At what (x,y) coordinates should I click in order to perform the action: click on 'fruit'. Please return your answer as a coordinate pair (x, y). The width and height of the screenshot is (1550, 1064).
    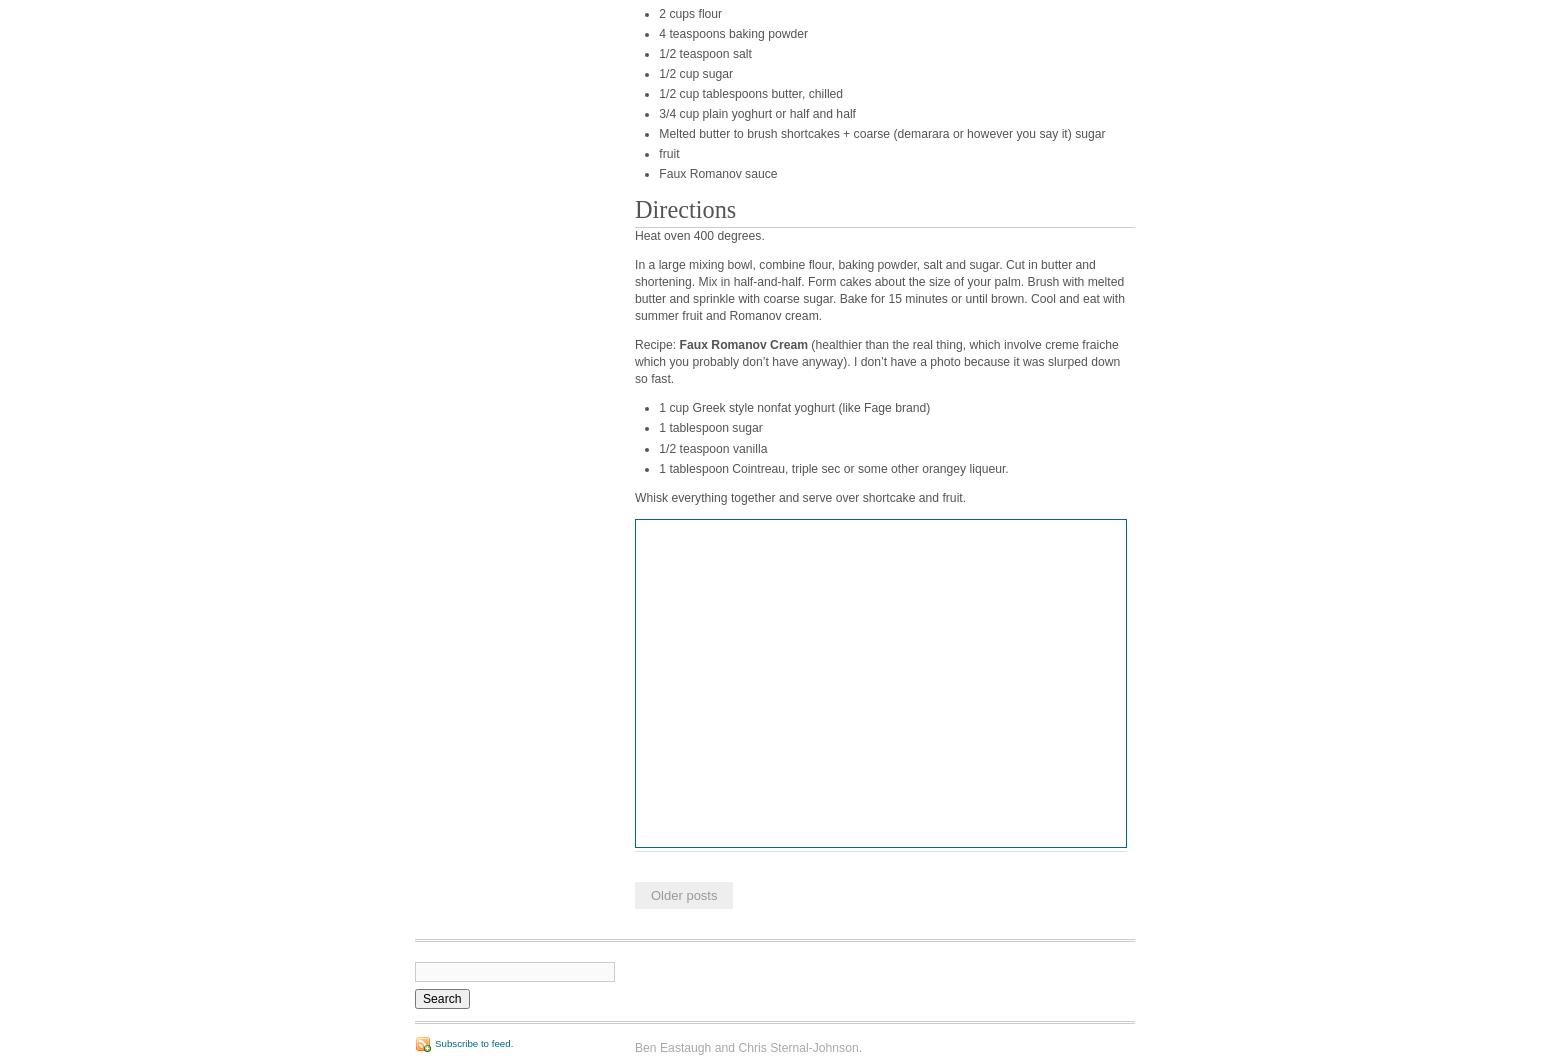
    Looking at the image, I should click on (667, 153).